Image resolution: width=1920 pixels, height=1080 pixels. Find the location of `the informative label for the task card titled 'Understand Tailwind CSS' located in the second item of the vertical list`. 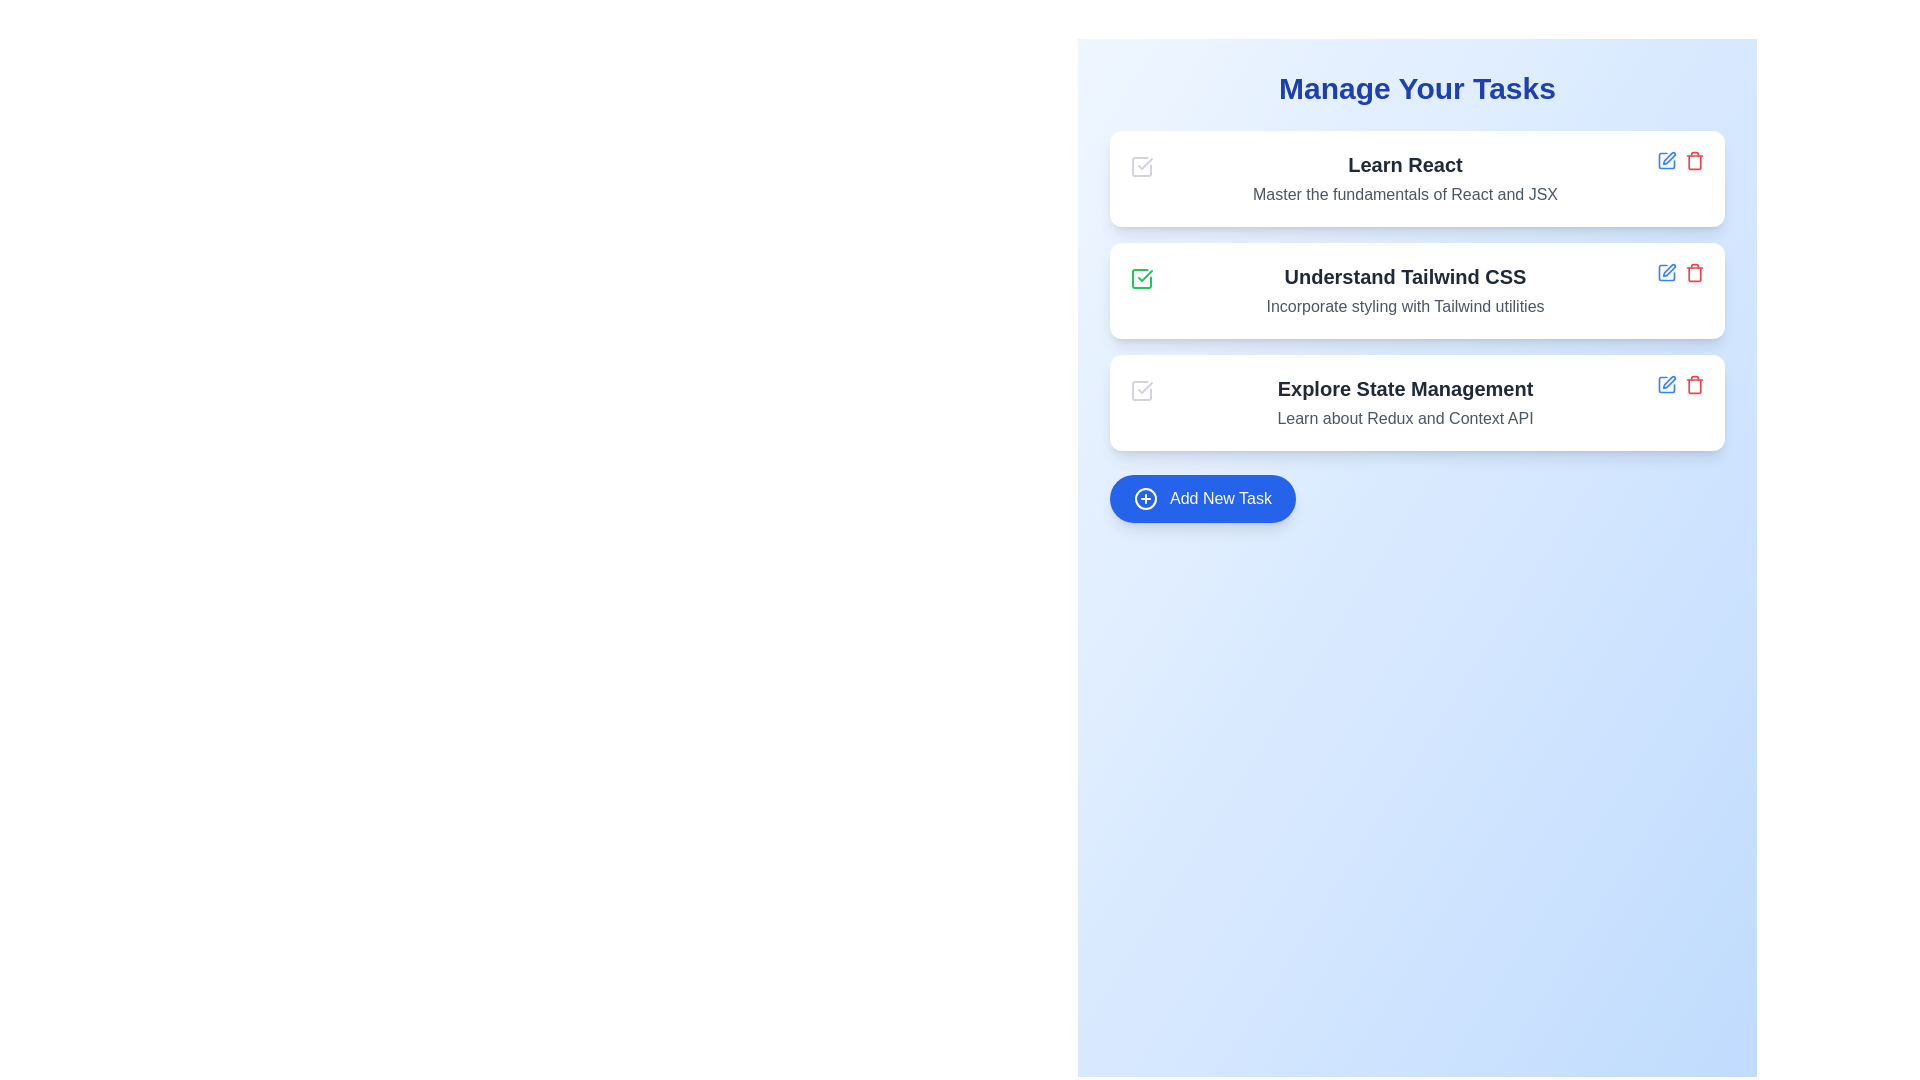

the informative label for the task card titled 'Understand Tailwind CSS' located in the second item of the vertical list is located at coordinates (1404, 277).